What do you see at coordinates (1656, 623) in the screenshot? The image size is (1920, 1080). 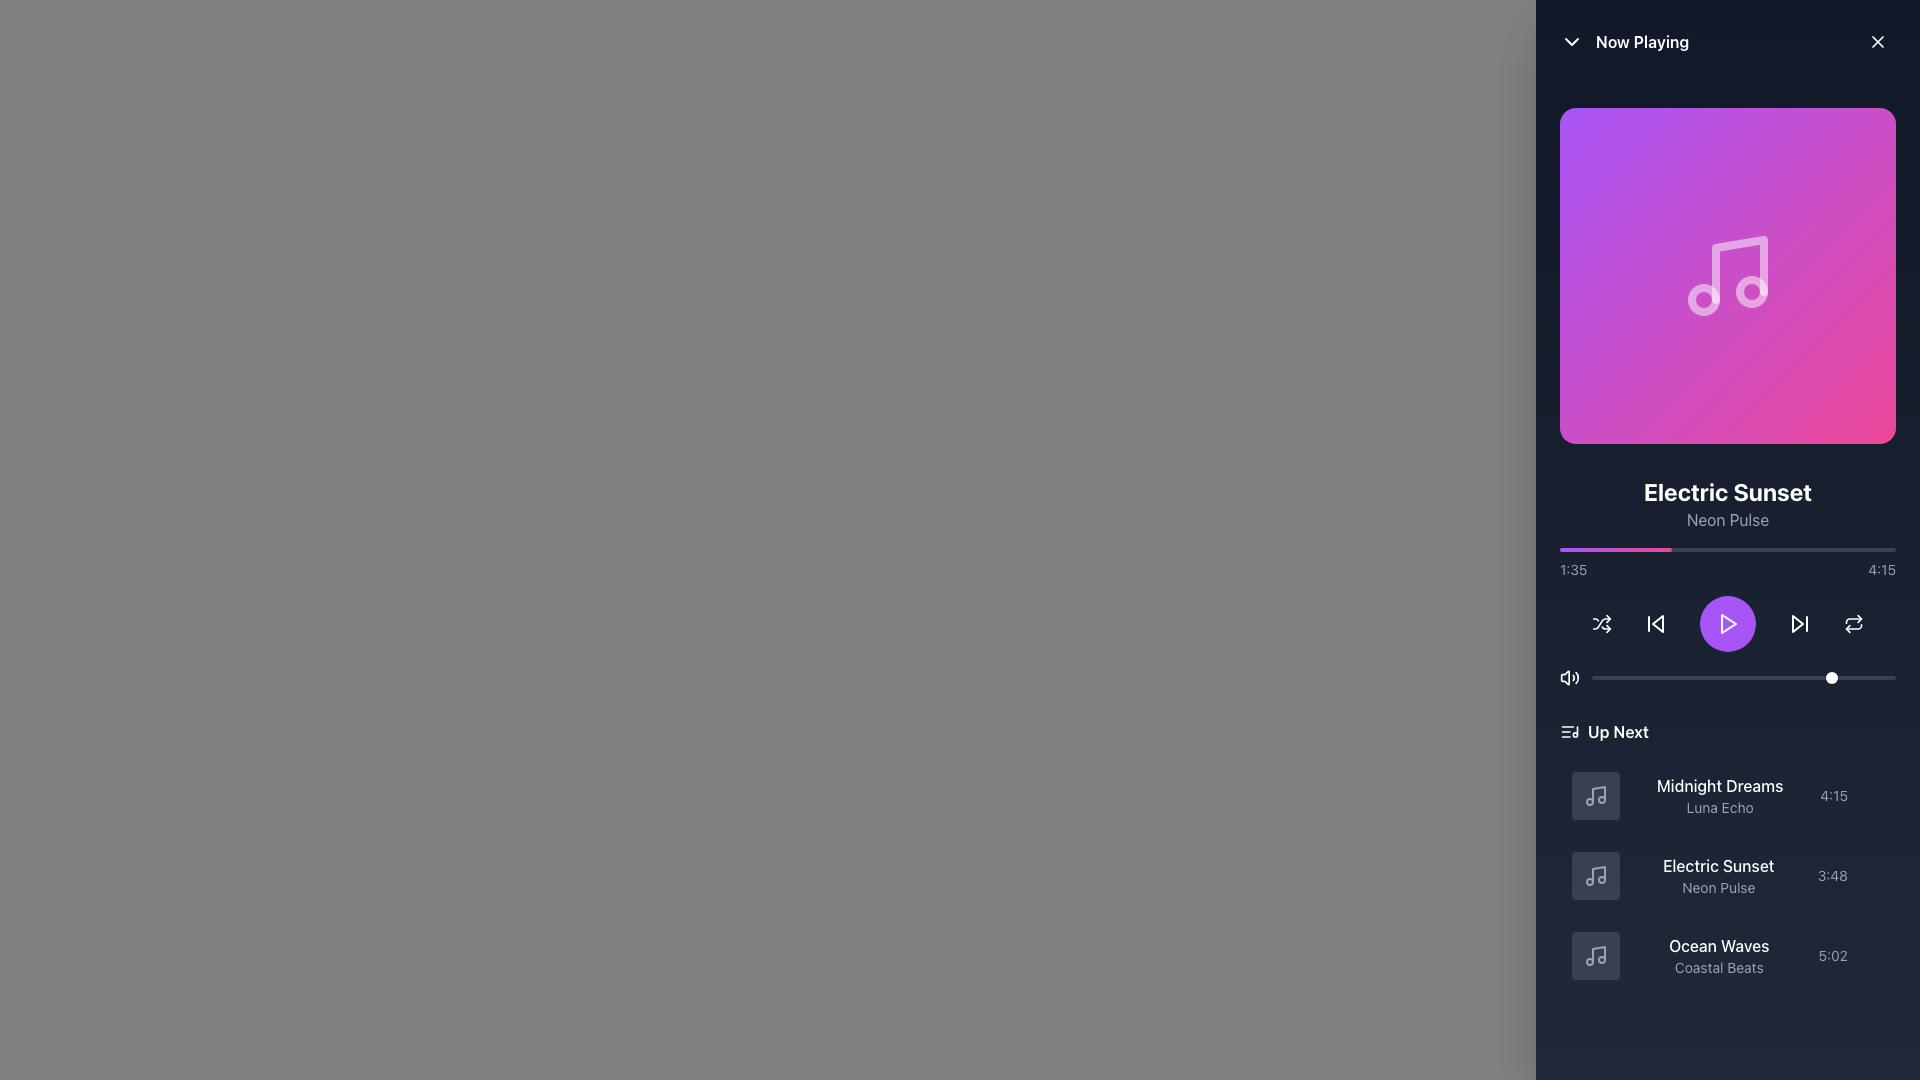 I see `the skip-back button, which is an icon with a triangle pointing left and a vertical bar, located in the music control panel near the play and skip forward buttons` at bounding box center [1656, 623].